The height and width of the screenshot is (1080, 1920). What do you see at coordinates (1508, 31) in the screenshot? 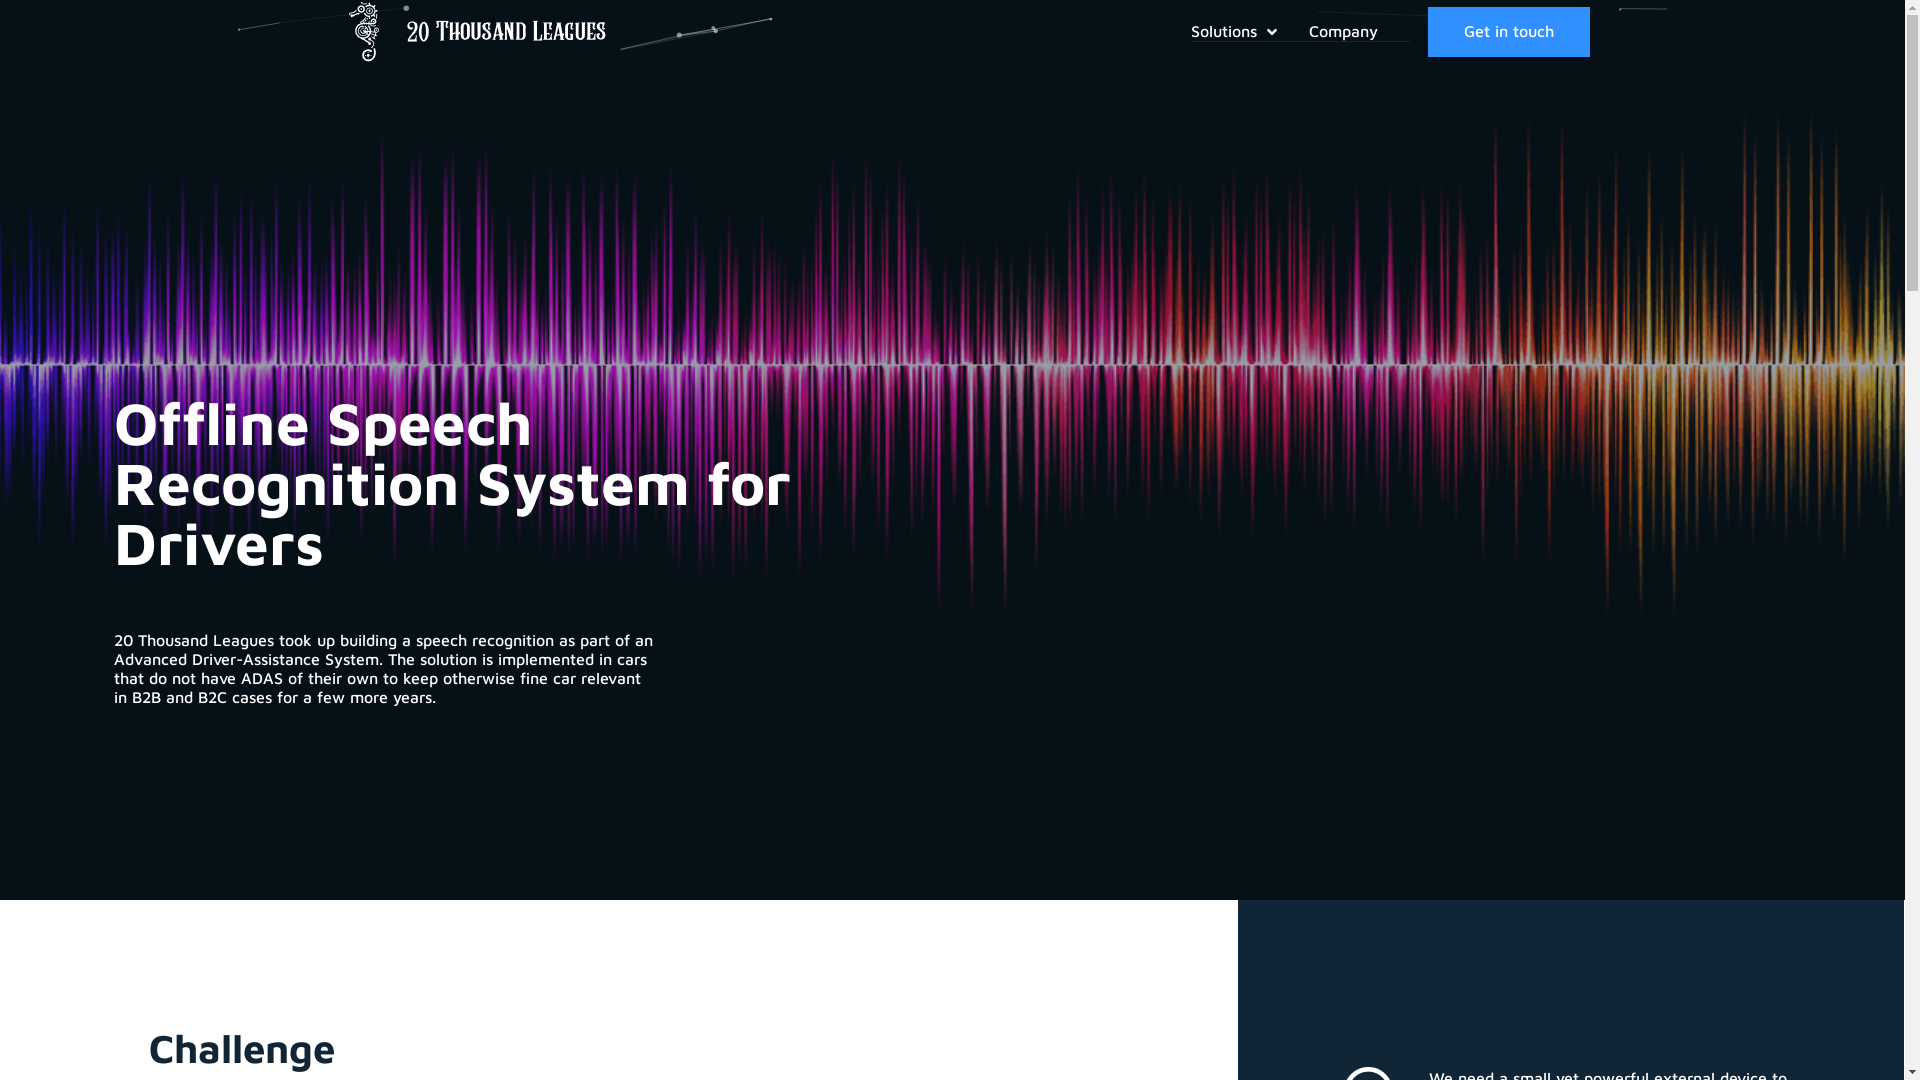
I see `'Get in touch'` at bounding box center [1508, 31].